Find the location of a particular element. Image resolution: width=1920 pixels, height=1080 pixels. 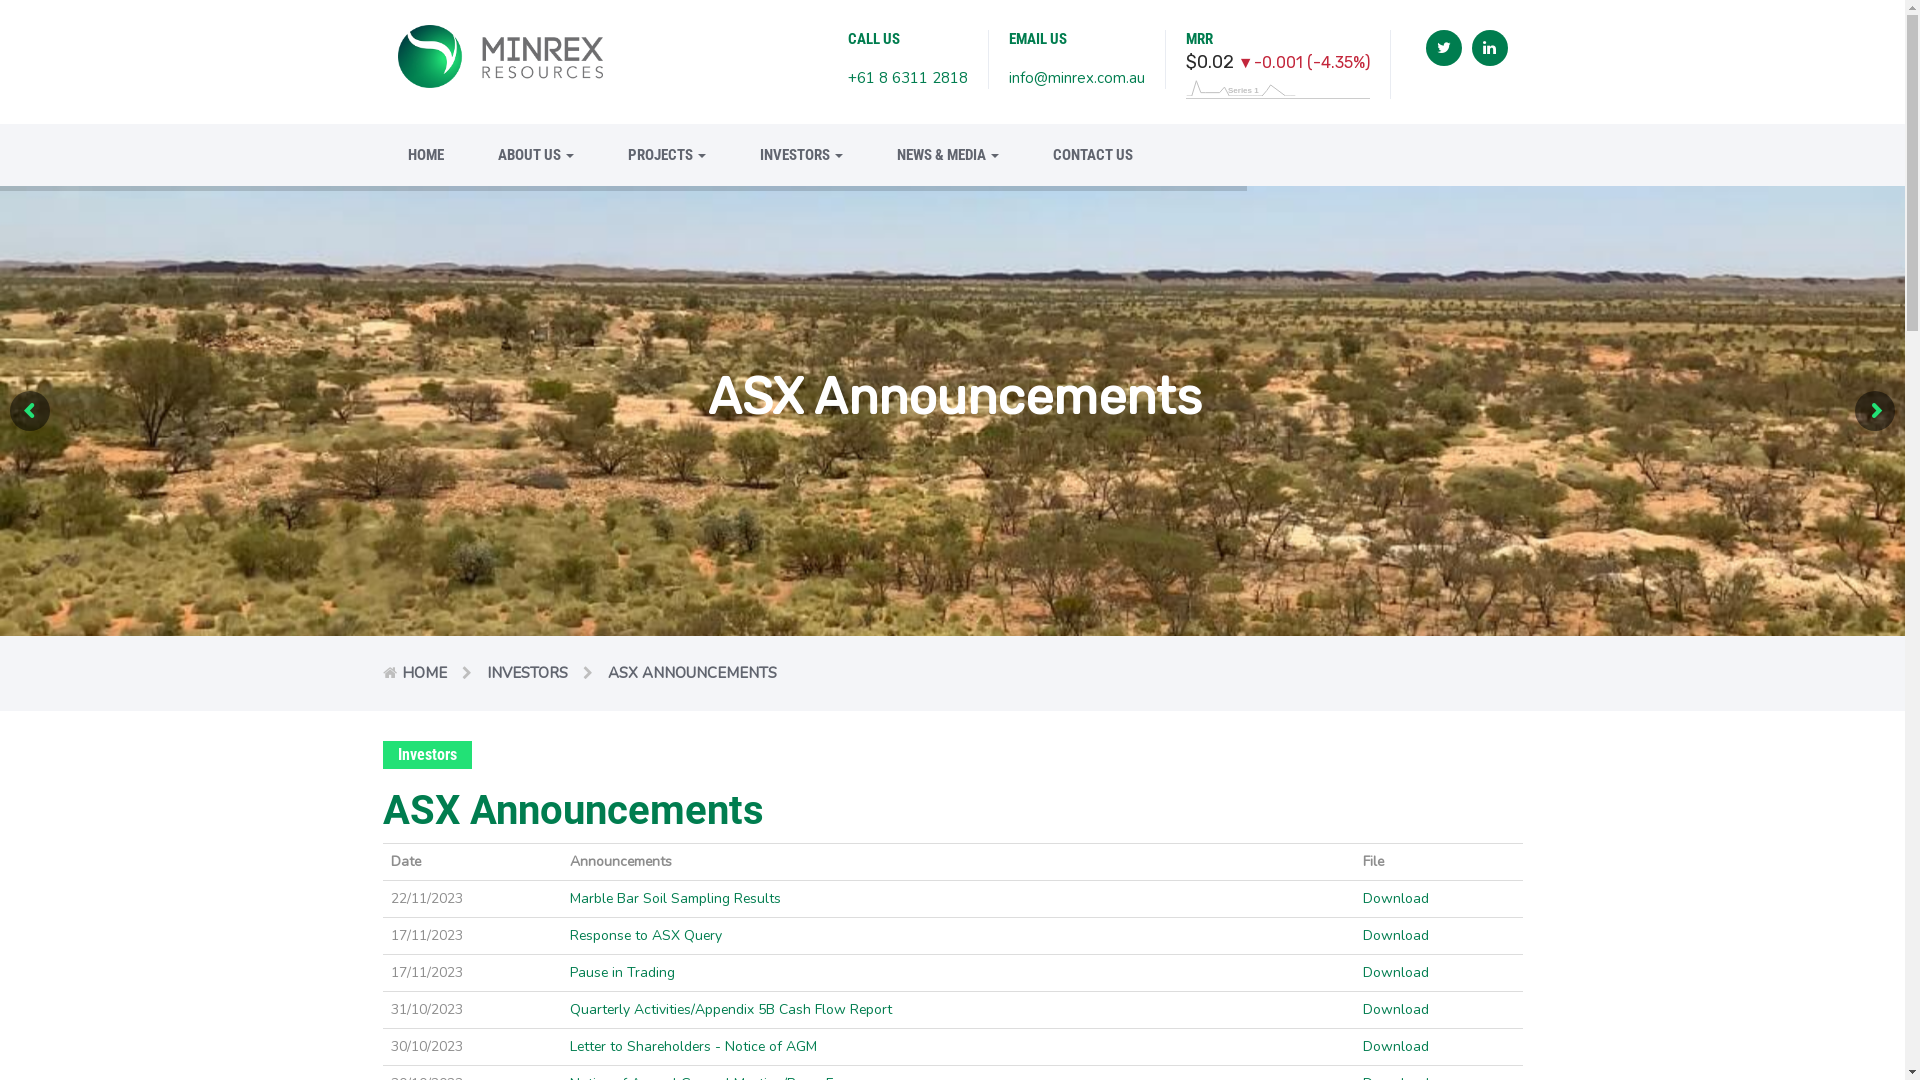

'NEWS & MEDIA' is located at coordinates (872, 153).